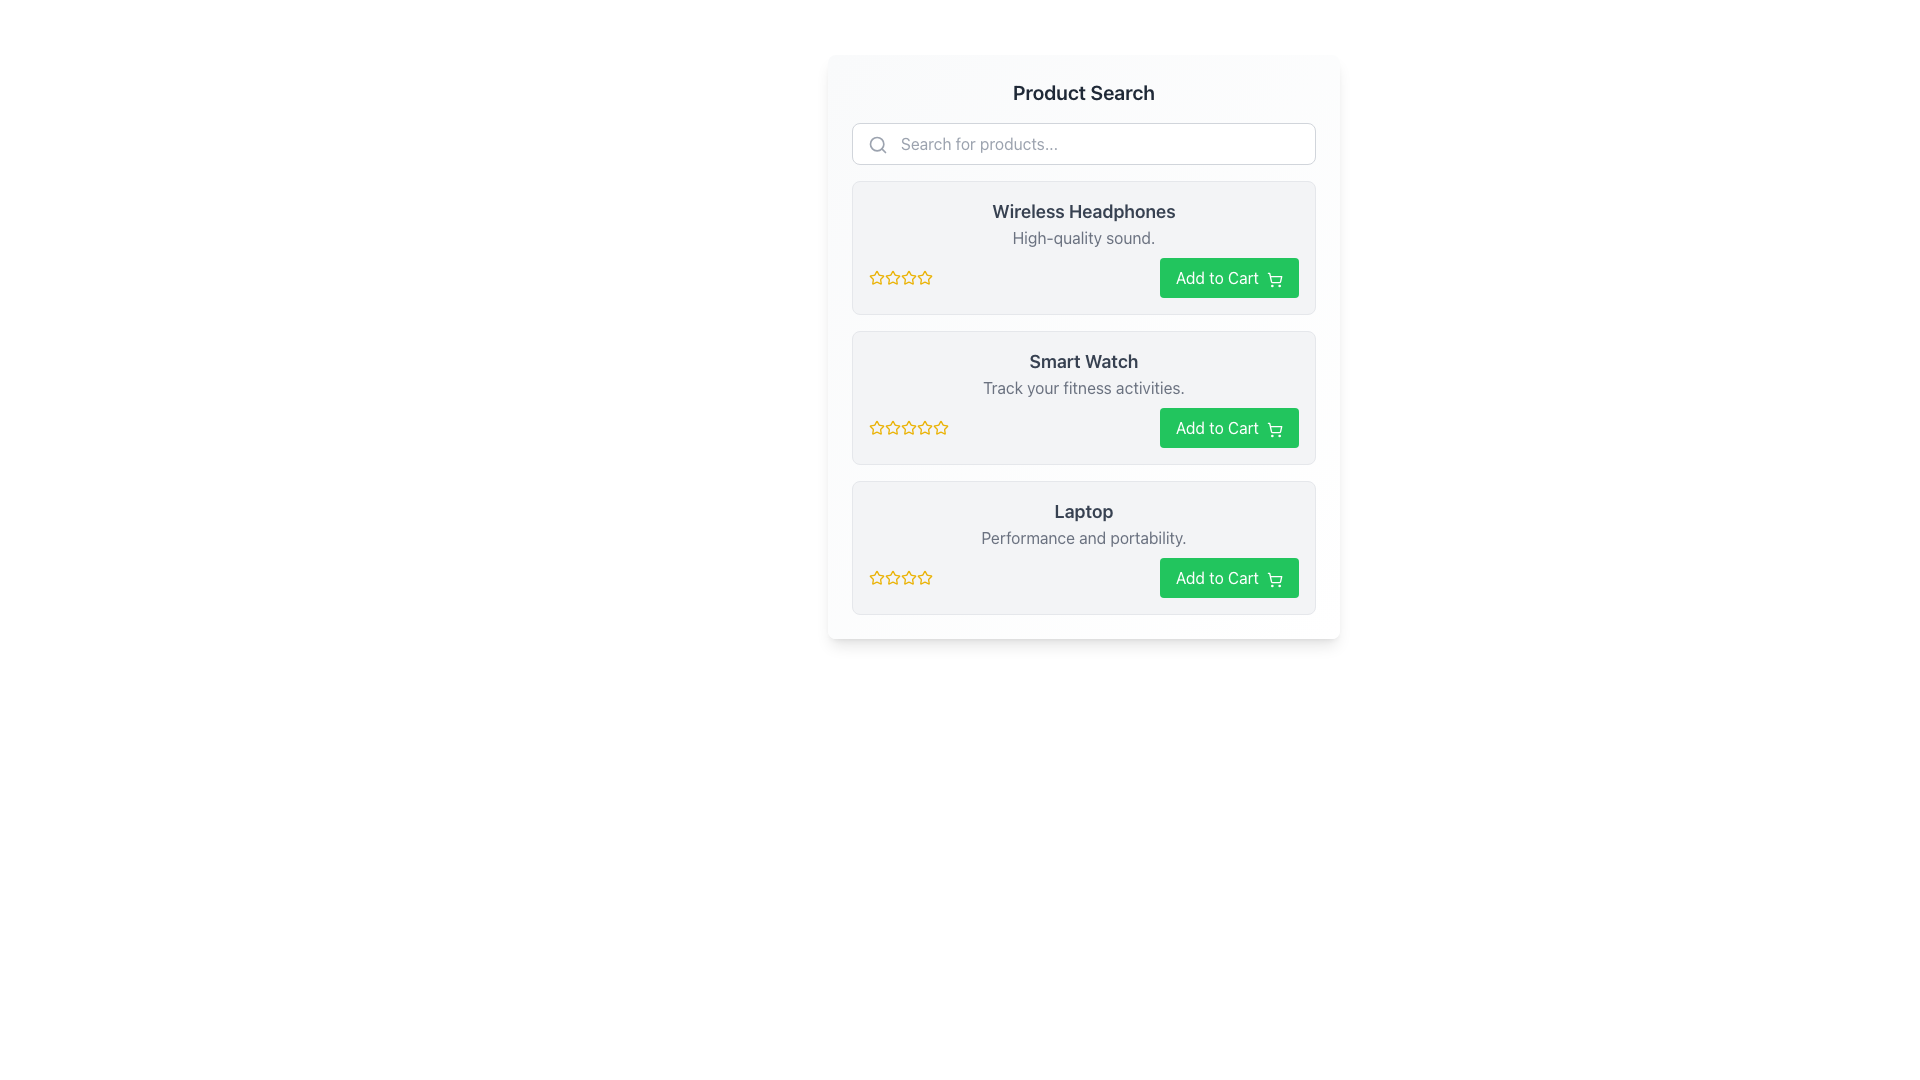  What do you see at coordinates (1083, 511) in the screenshot?
I see `the product title text label located within the product card in the search results interface, positioned above the description text and below the product rating stars` at bounding box center [1083, 511].